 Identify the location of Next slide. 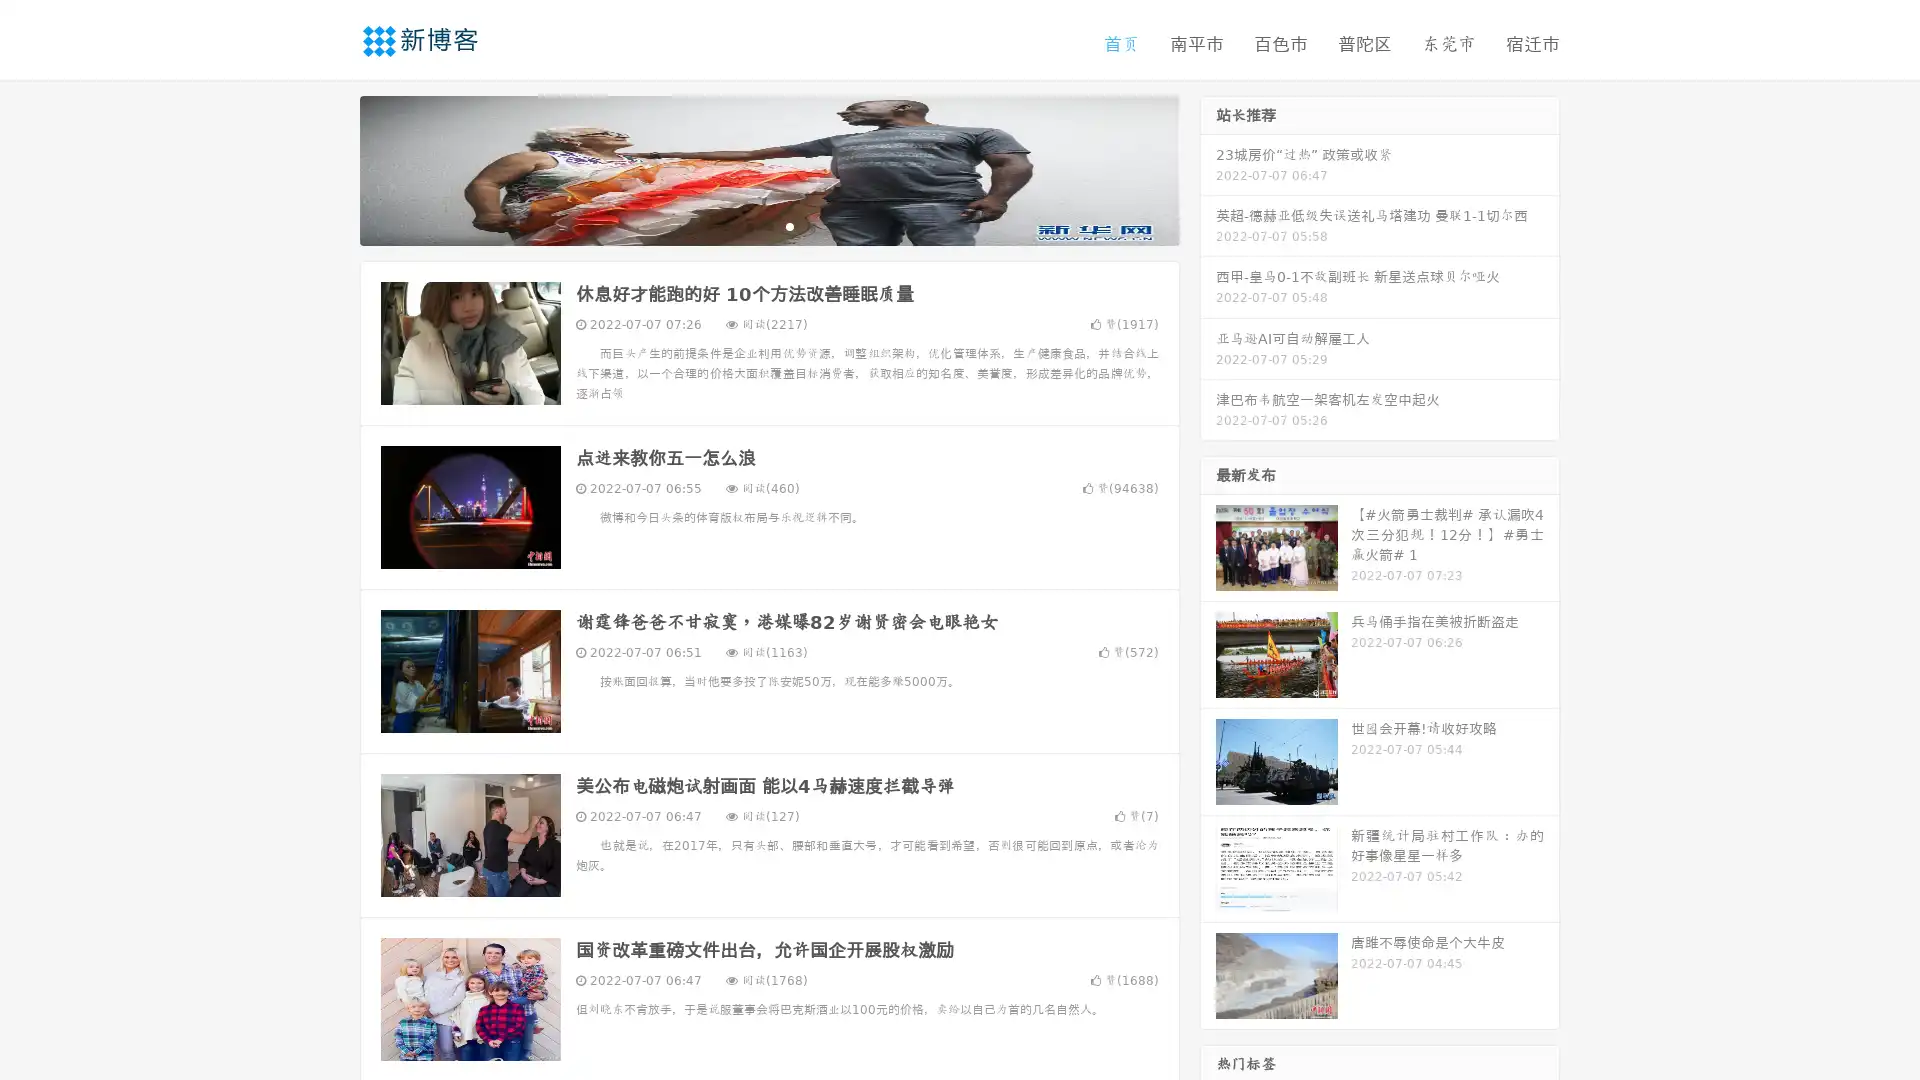
(1208, 168).